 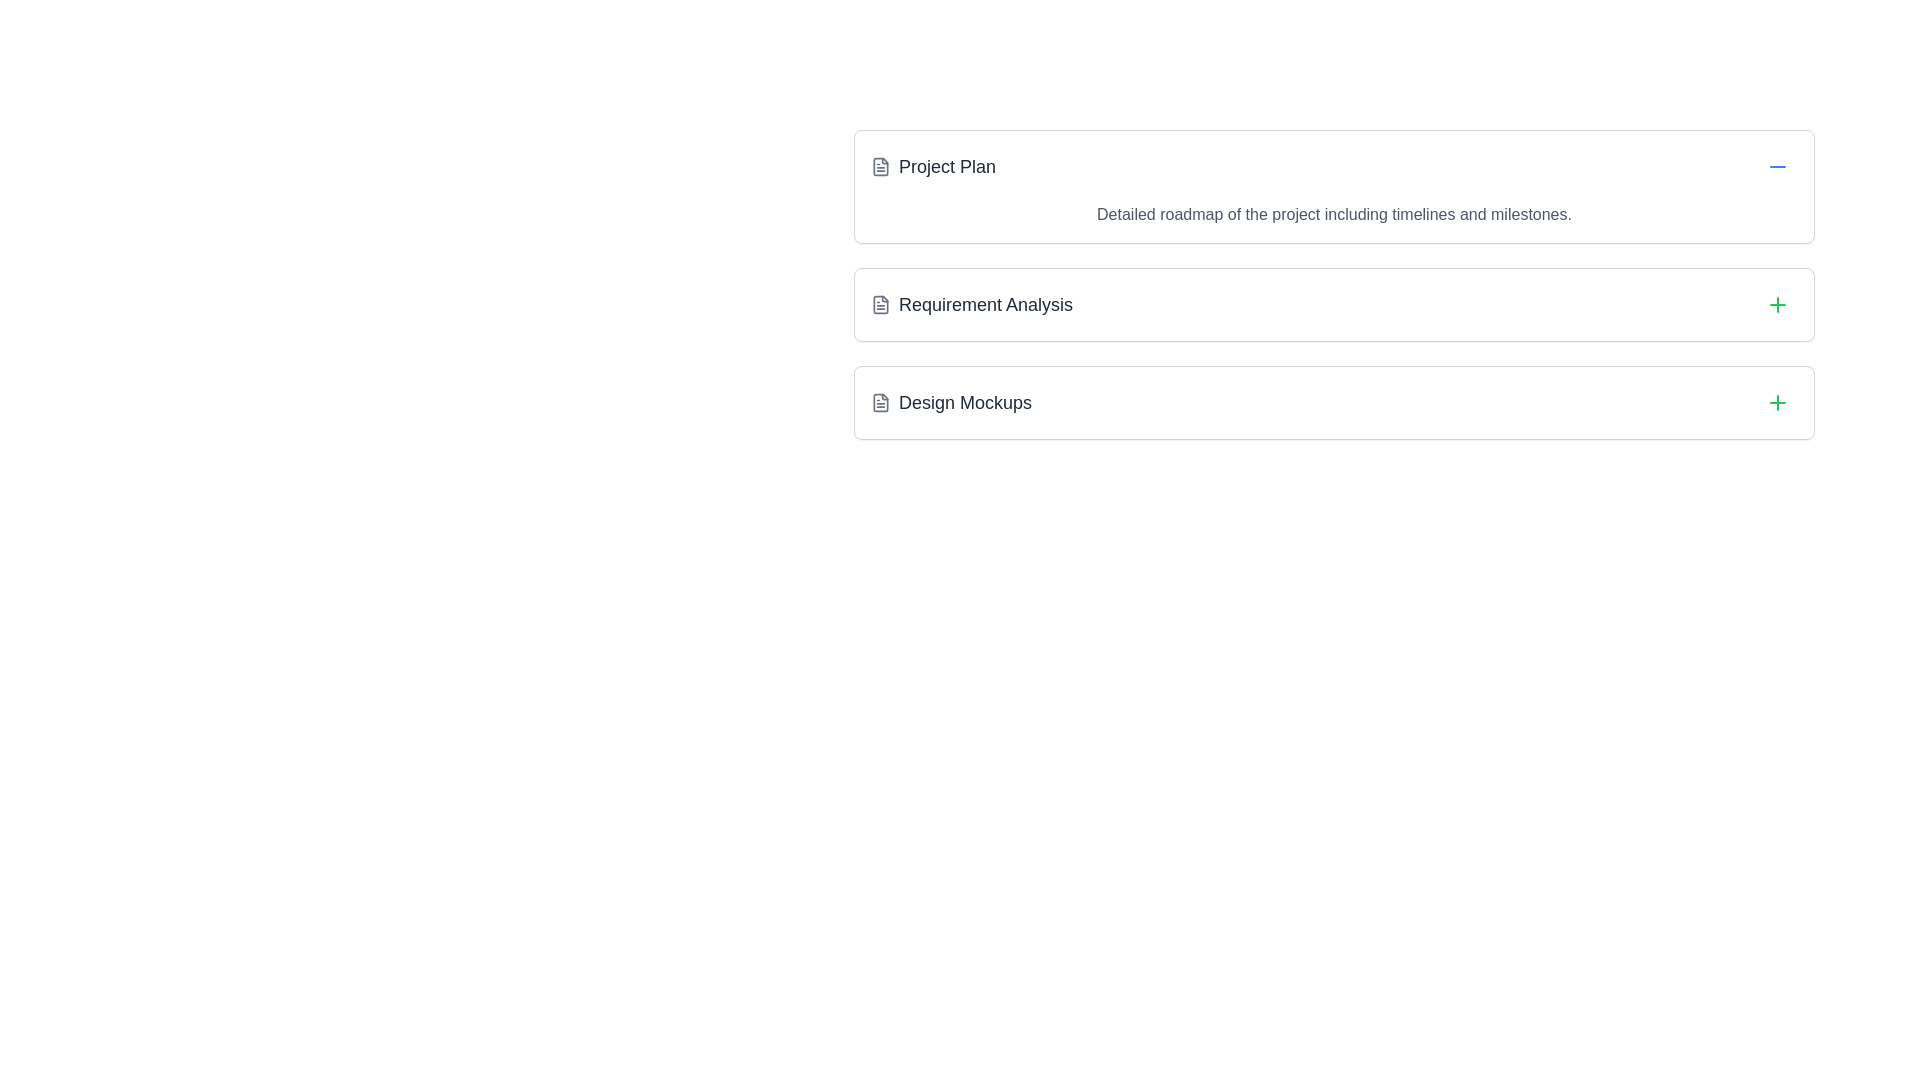 I want to click on the icon button located to the right of the 'Requirement Analysis' item in the second row of the list, so click(x=1777, y=402).